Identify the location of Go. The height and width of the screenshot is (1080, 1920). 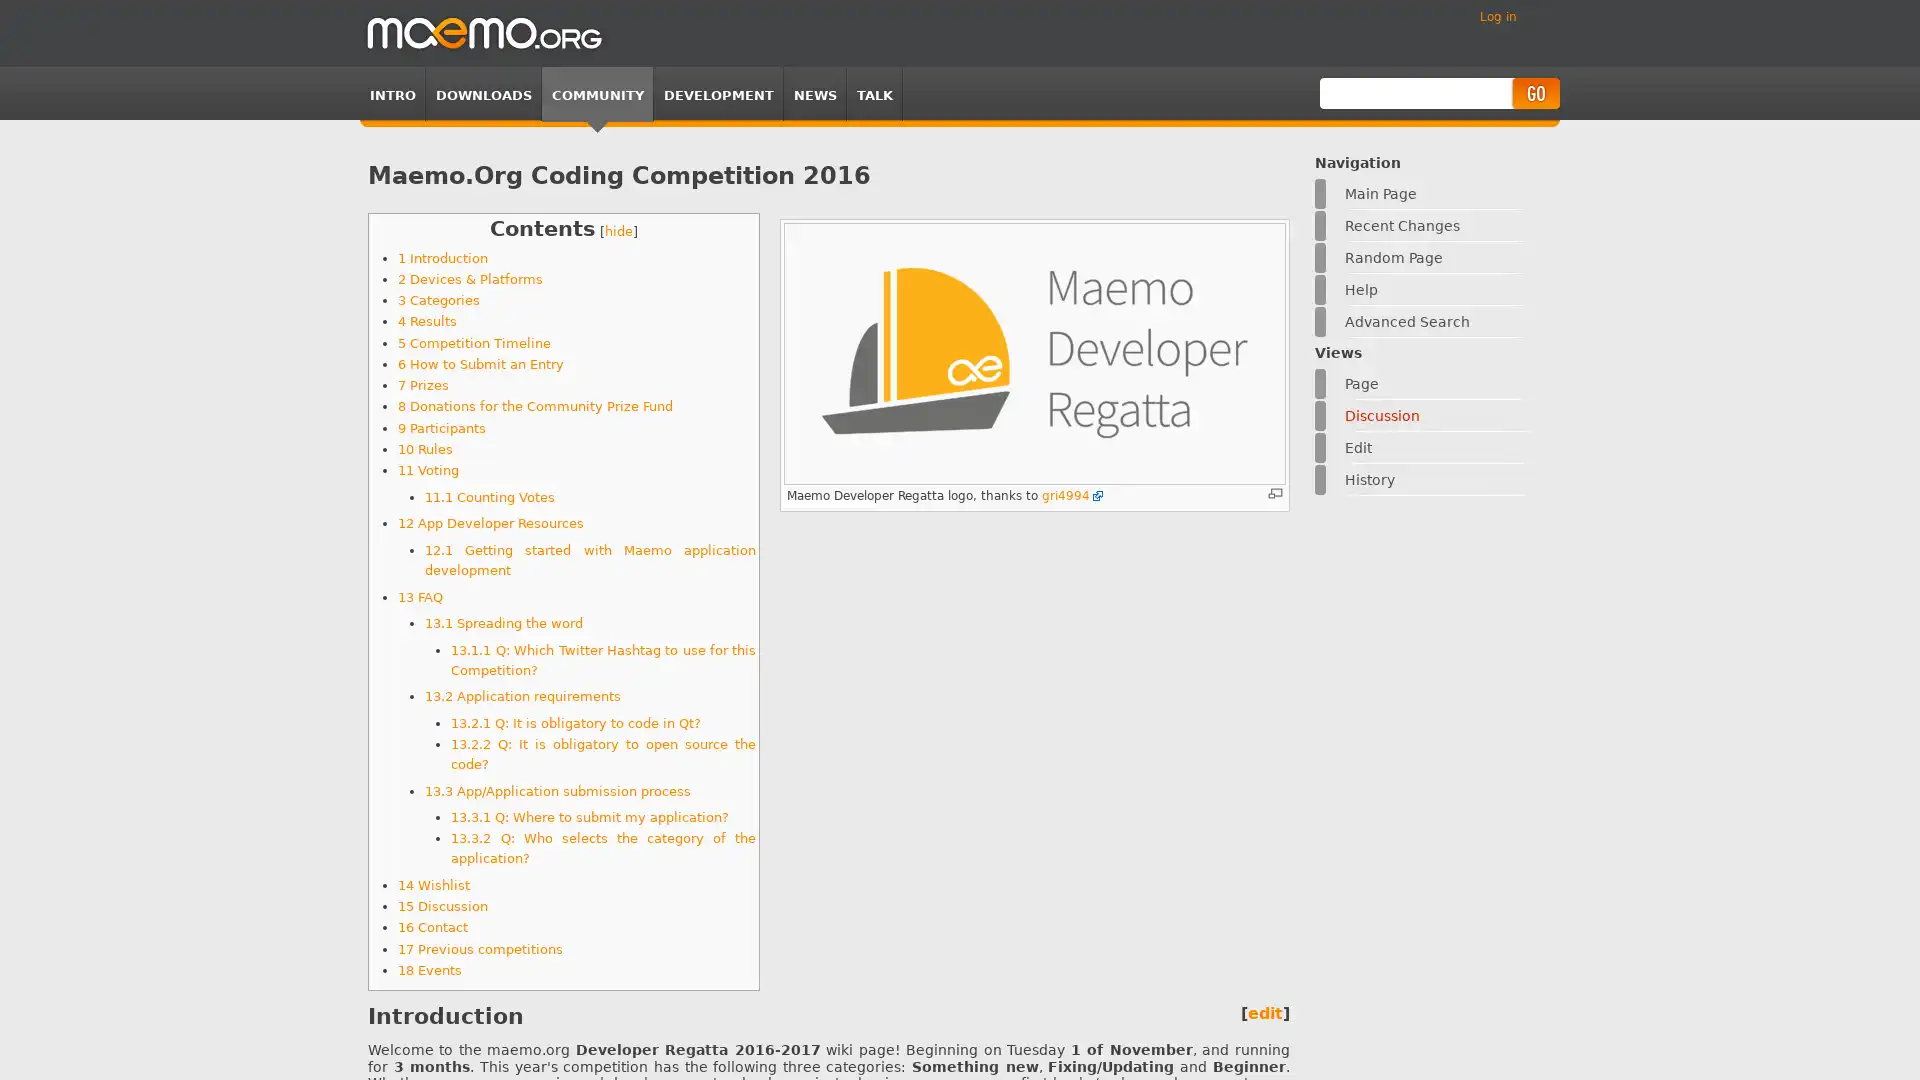
(1534, 93).